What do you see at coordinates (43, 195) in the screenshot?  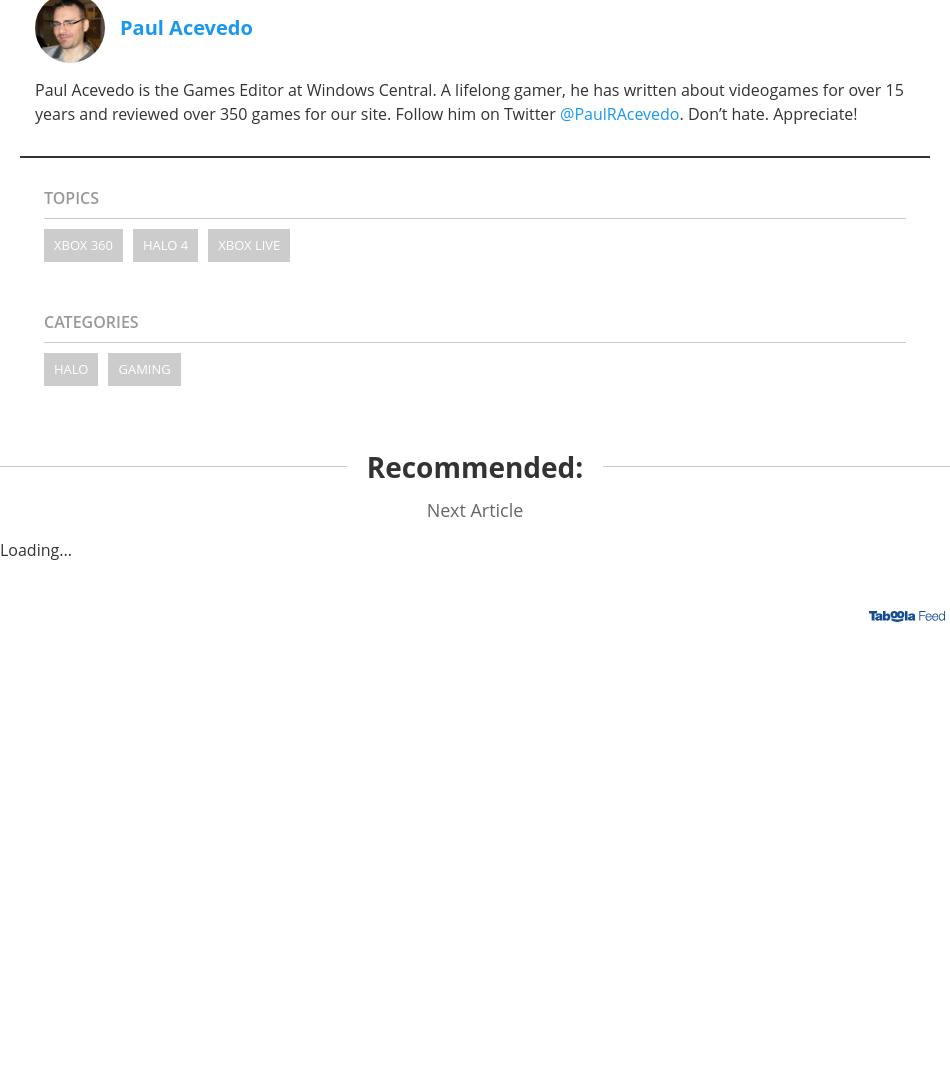 I see `'TOPICS'` at bounding box center [43, 195].